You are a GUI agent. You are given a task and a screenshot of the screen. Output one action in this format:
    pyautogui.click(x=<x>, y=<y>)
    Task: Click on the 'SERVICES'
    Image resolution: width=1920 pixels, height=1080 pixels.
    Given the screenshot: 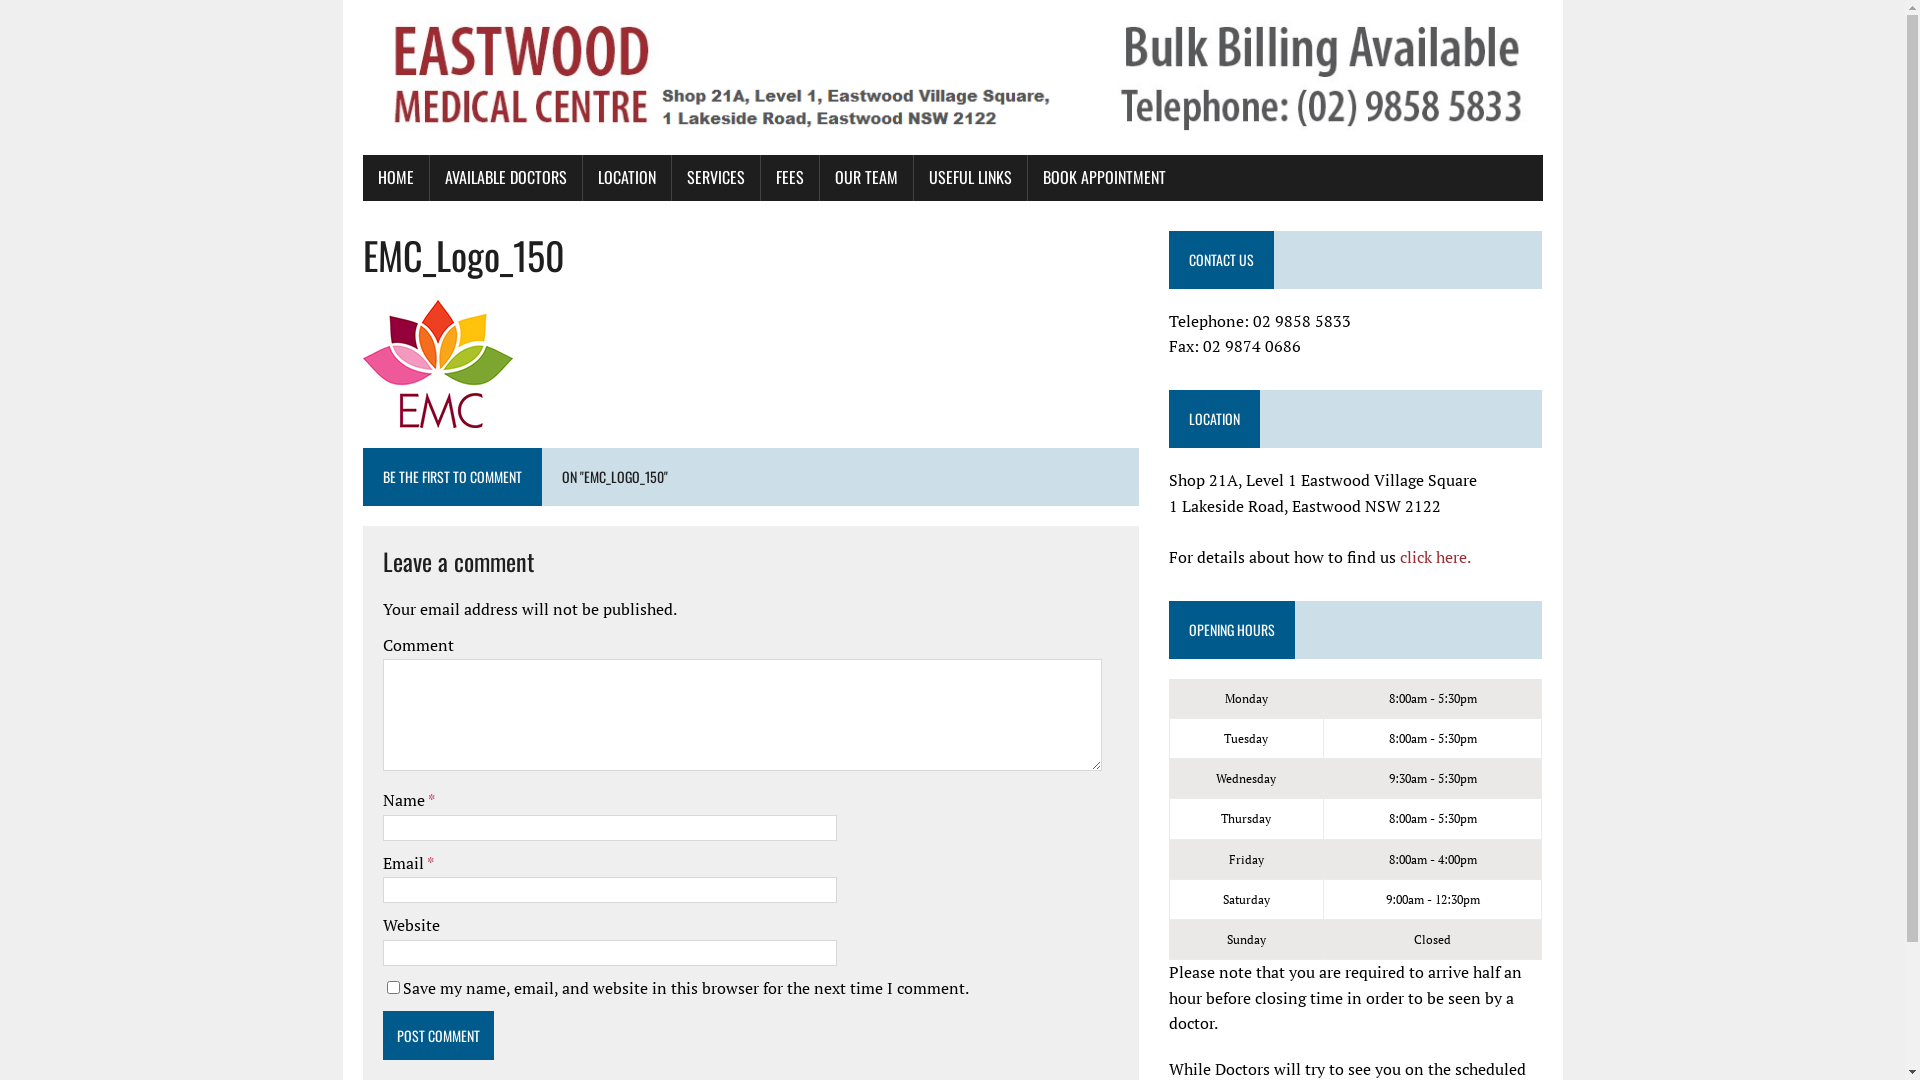 What is the action you would take?
    pyautogui.click(x=672, y=176)
    